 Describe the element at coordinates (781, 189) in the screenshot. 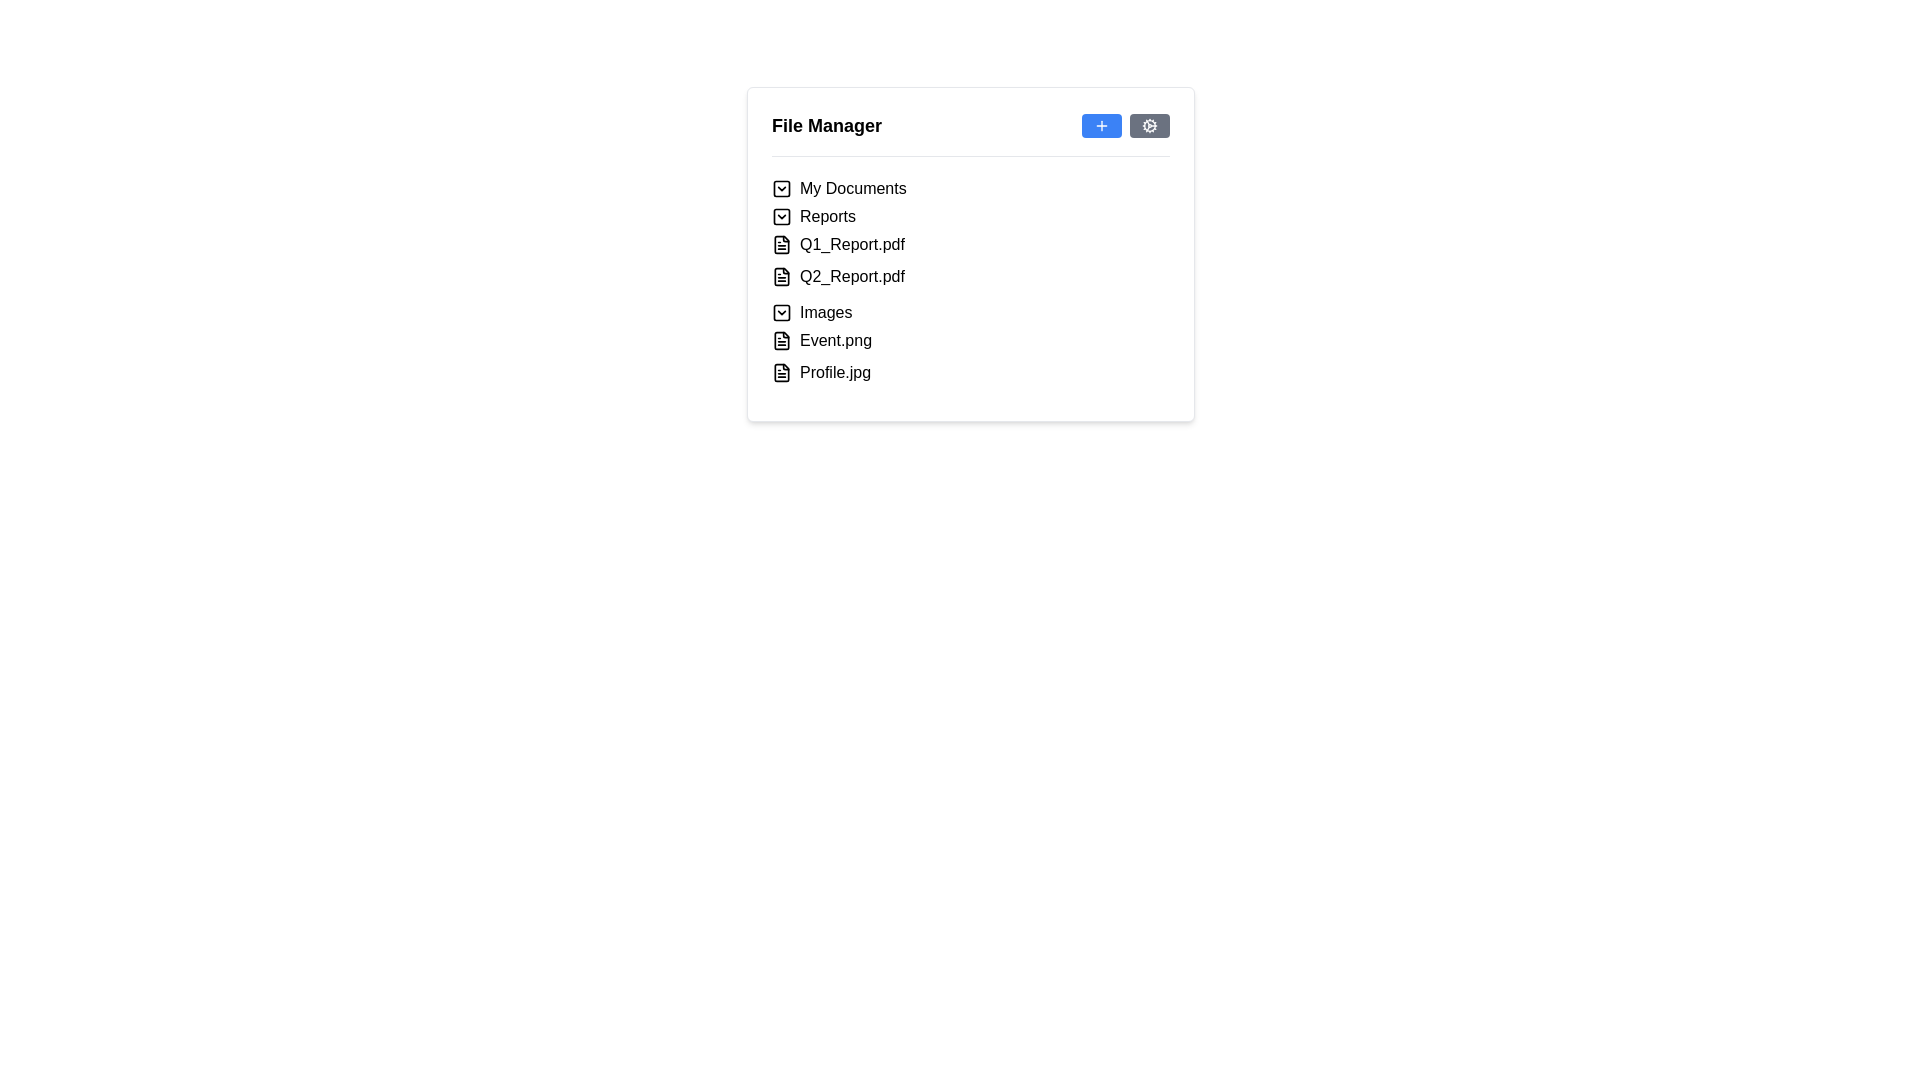

I see `the checkbox-like interactive component located near the upper-left edge of the interactive file manager` at that location.